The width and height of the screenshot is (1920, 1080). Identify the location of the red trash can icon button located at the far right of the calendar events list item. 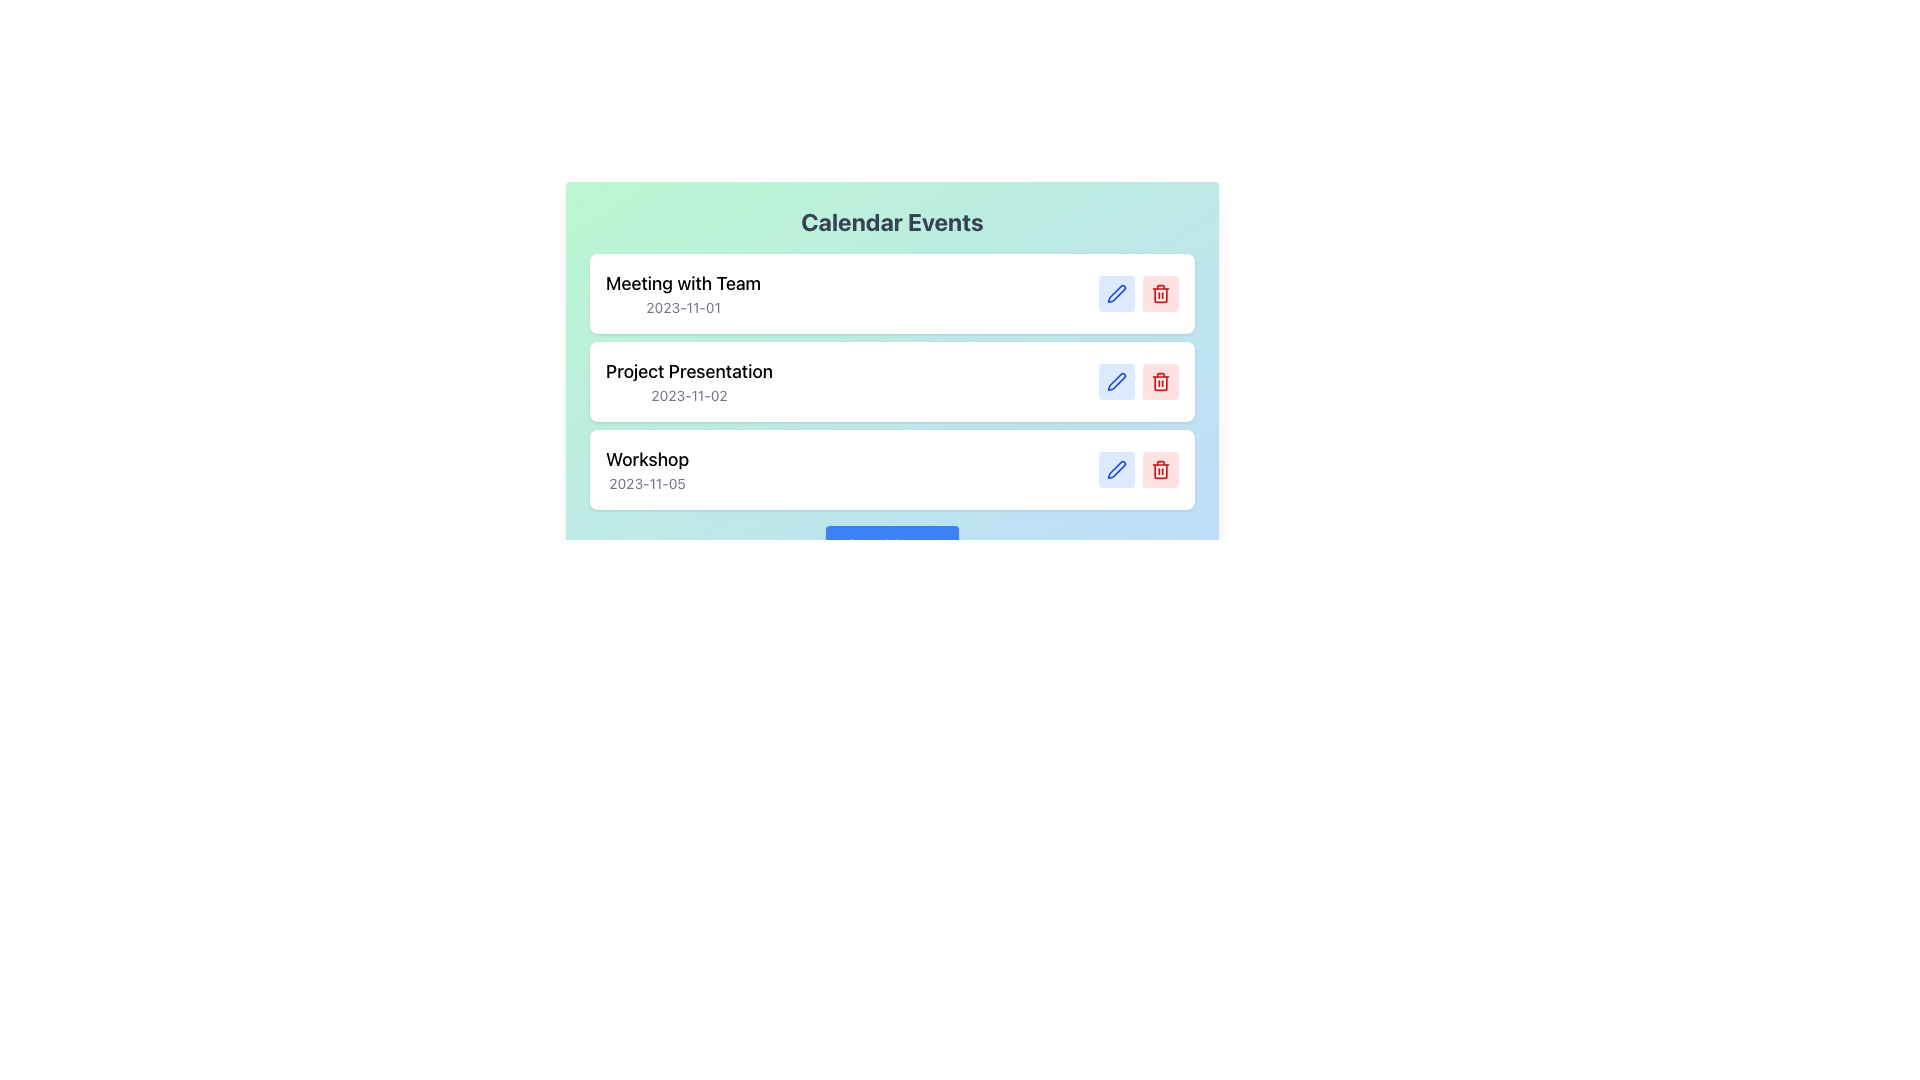
(1161, 293).